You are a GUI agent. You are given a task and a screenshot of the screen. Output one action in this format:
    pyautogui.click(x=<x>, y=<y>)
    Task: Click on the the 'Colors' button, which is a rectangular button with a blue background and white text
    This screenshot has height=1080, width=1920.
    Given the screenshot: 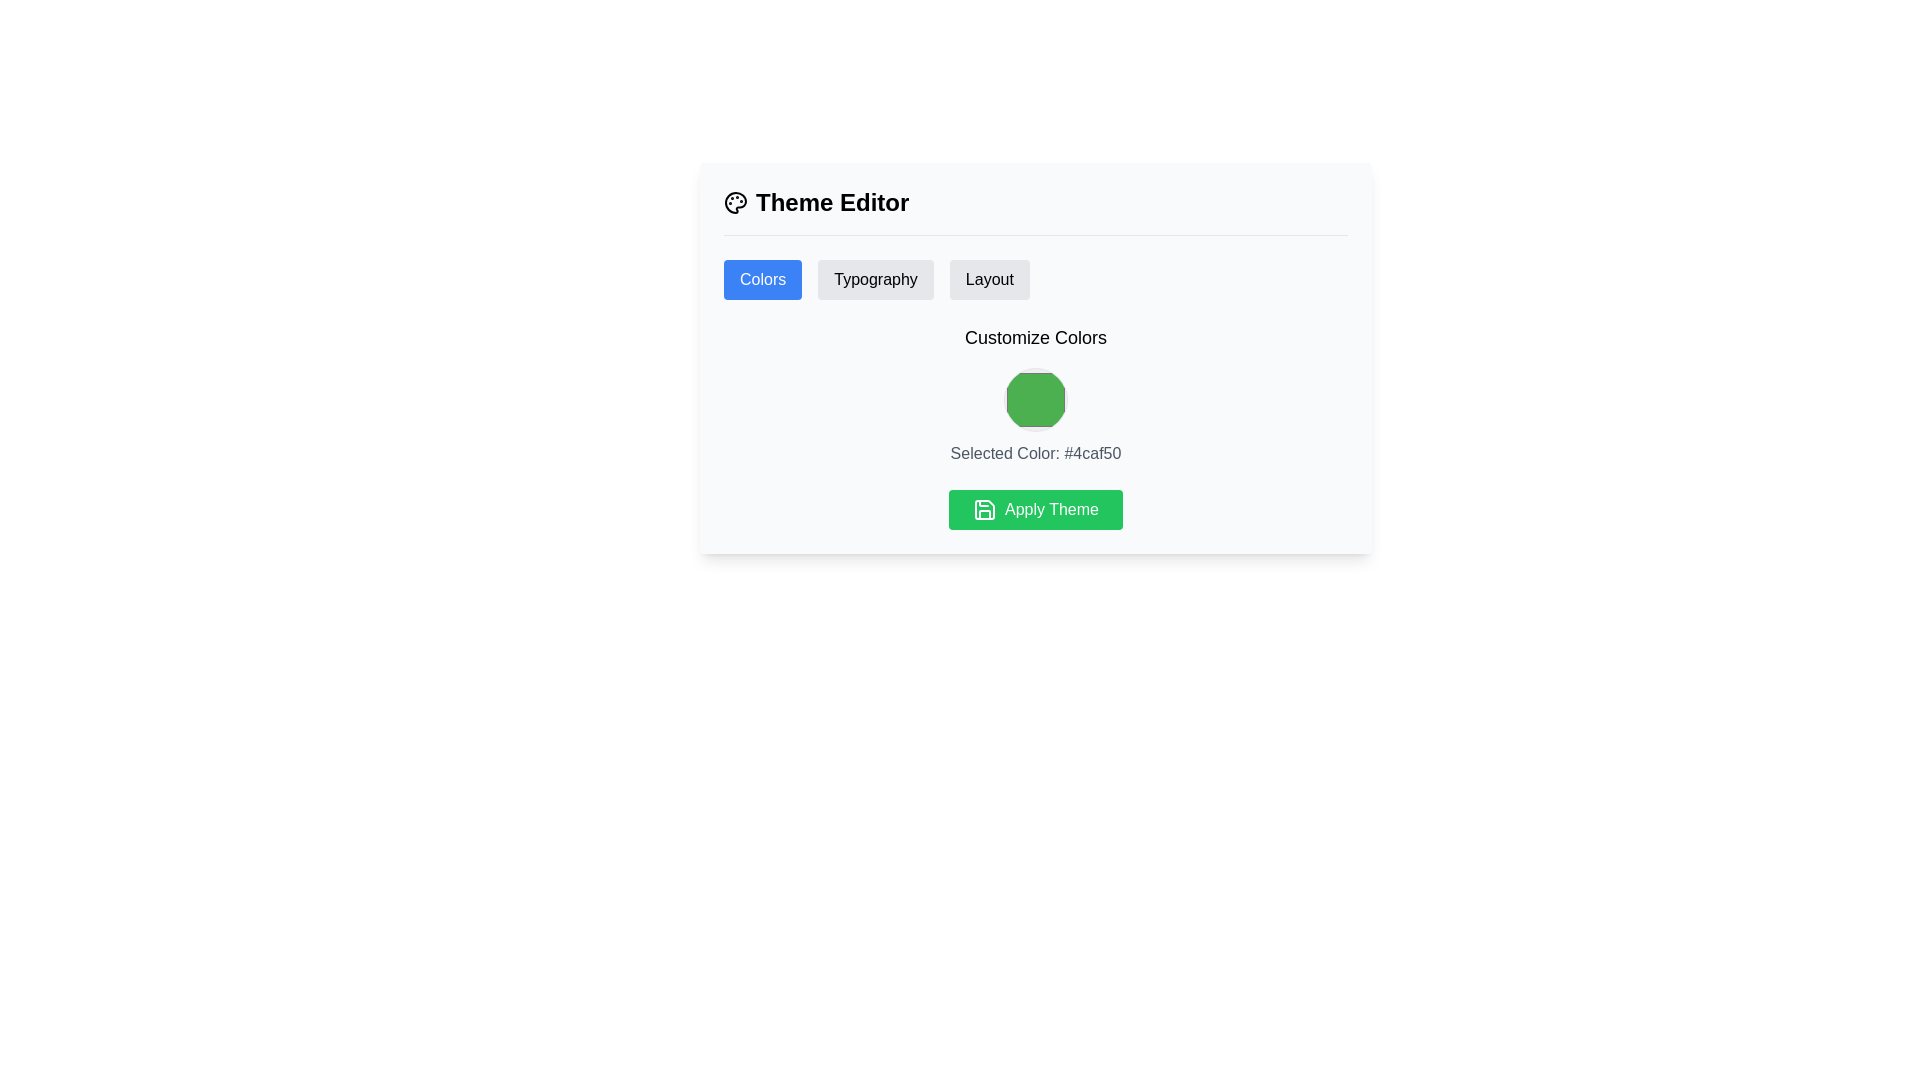 What is the action you would take?
    pyautogui.click(x=762, y=280)
    